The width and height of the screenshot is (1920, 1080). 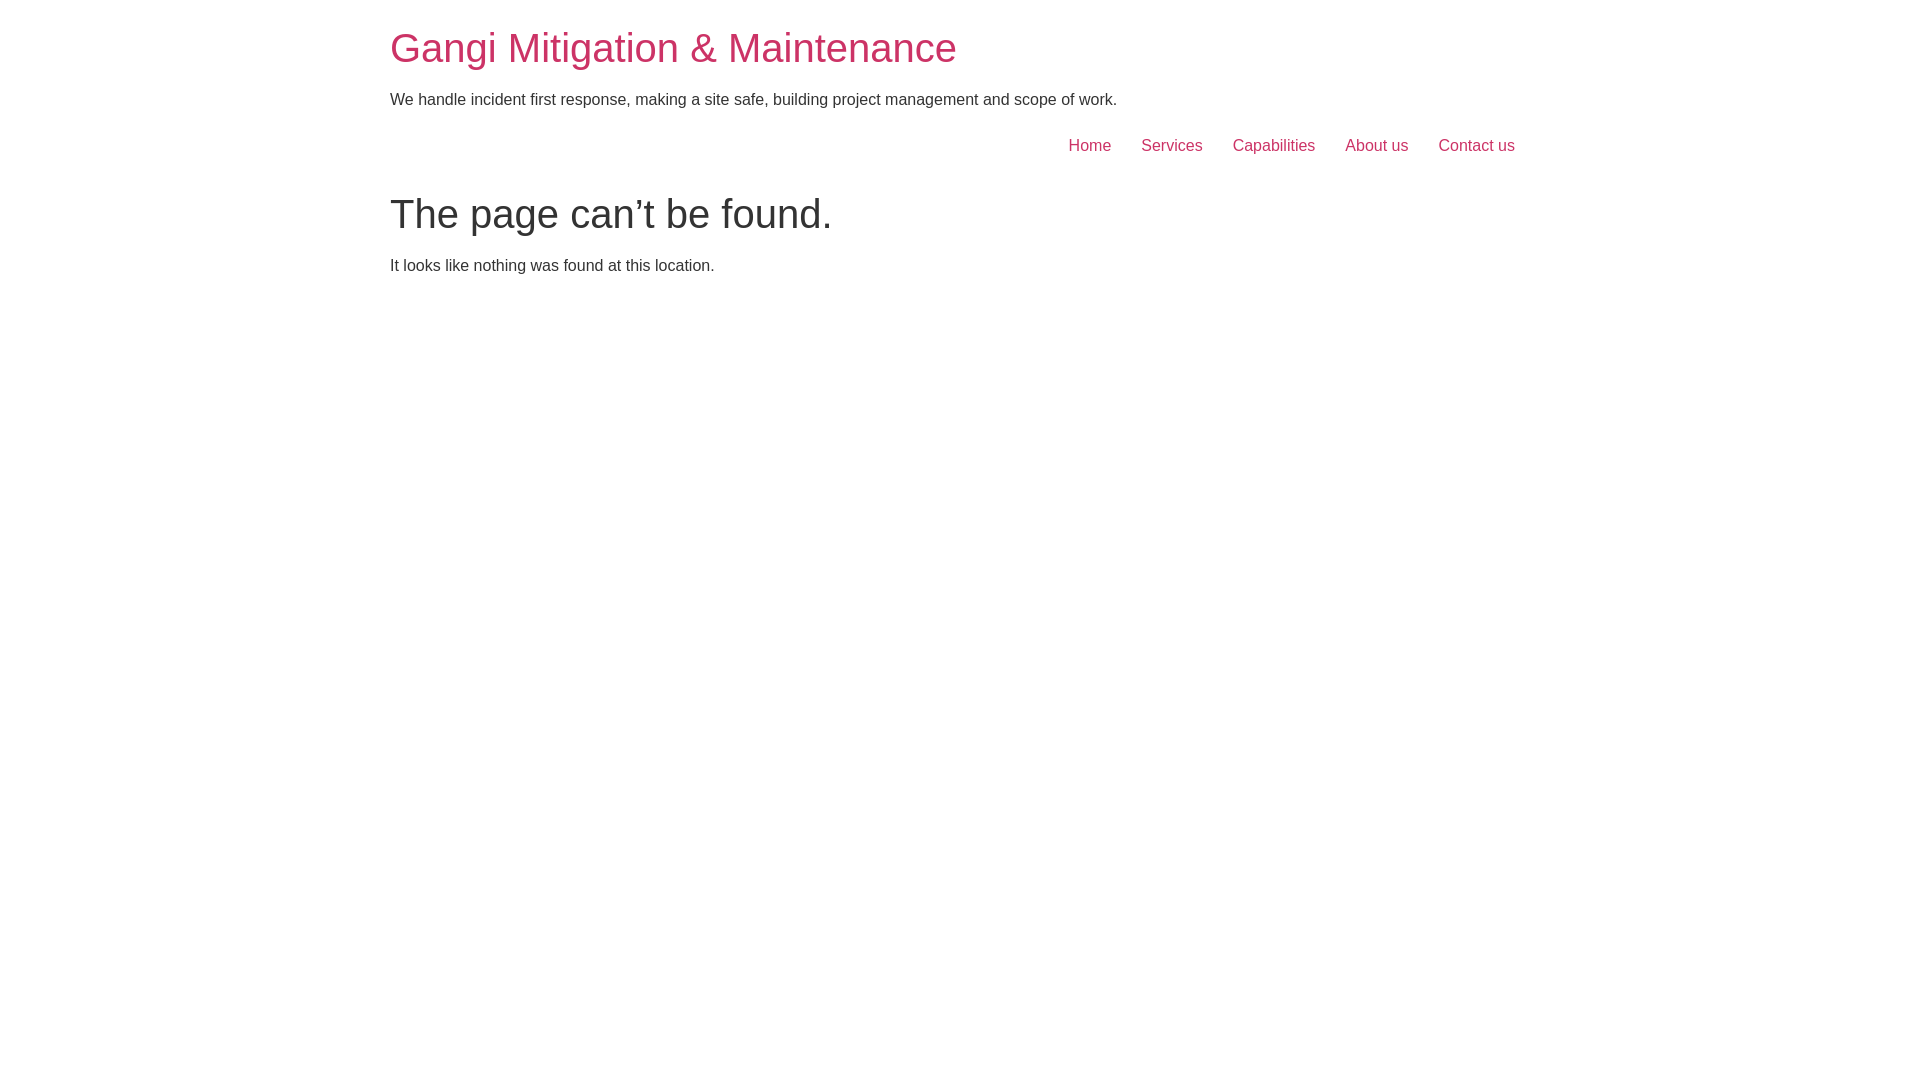 What do you see at coordinates (673, 46) in the screenshot?
I see `'Gangi Mitigation & Maintenance'` at bounding box center [673, 46].